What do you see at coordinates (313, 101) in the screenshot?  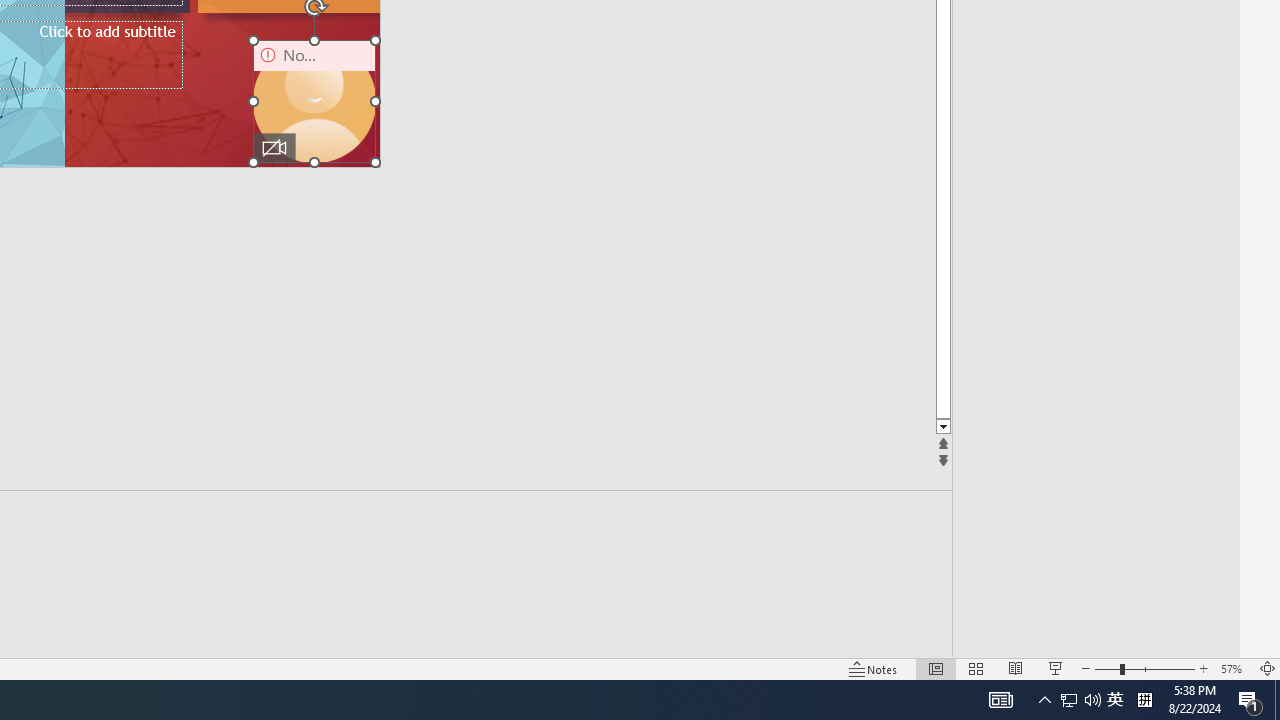 I see `'Camera 14, No camera detected.'` at bounding box center [313, 101].